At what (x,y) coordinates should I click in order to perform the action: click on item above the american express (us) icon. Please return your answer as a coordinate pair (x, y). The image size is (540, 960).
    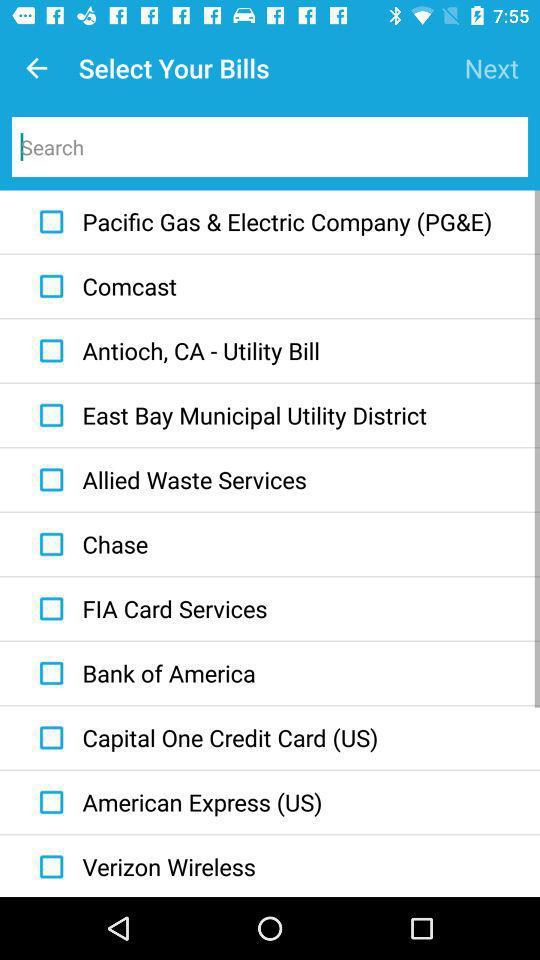
    Looking at the image, I should click on (203, 736).